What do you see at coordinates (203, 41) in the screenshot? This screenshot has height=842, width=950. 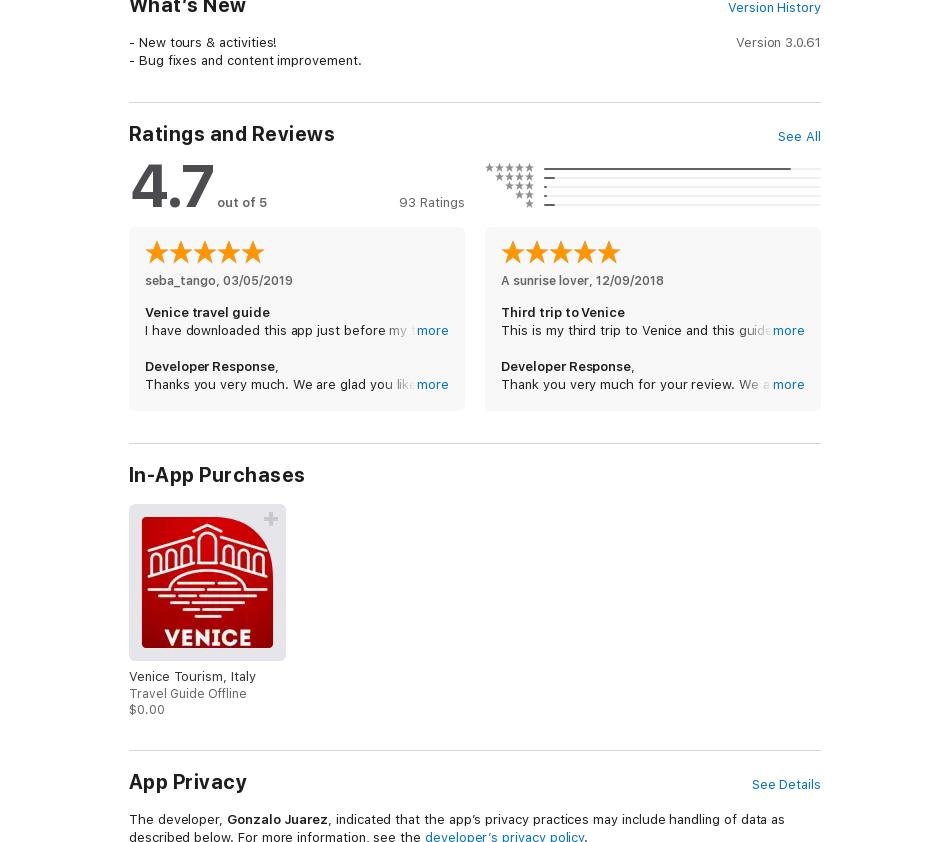 I see `'- New tours & activities!'` at bounding box center [203, 41].